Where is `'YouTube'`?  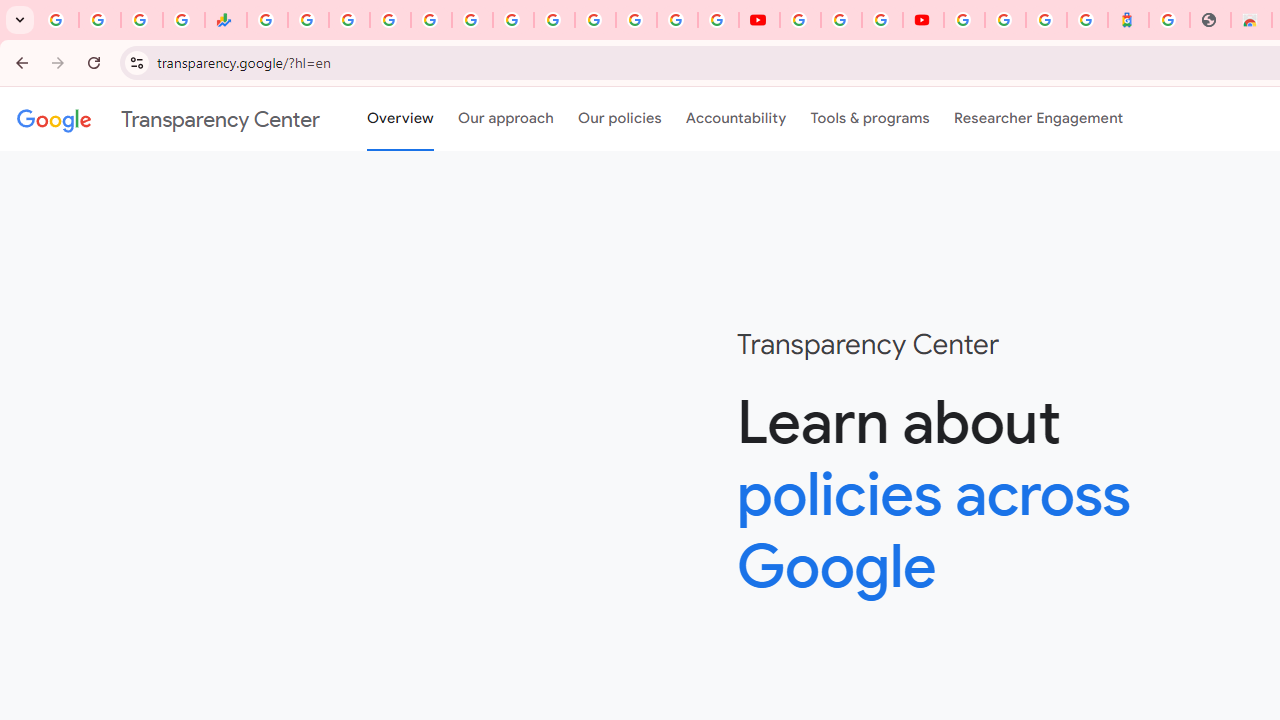 'YouTube' is located at coordinates (758, 20).